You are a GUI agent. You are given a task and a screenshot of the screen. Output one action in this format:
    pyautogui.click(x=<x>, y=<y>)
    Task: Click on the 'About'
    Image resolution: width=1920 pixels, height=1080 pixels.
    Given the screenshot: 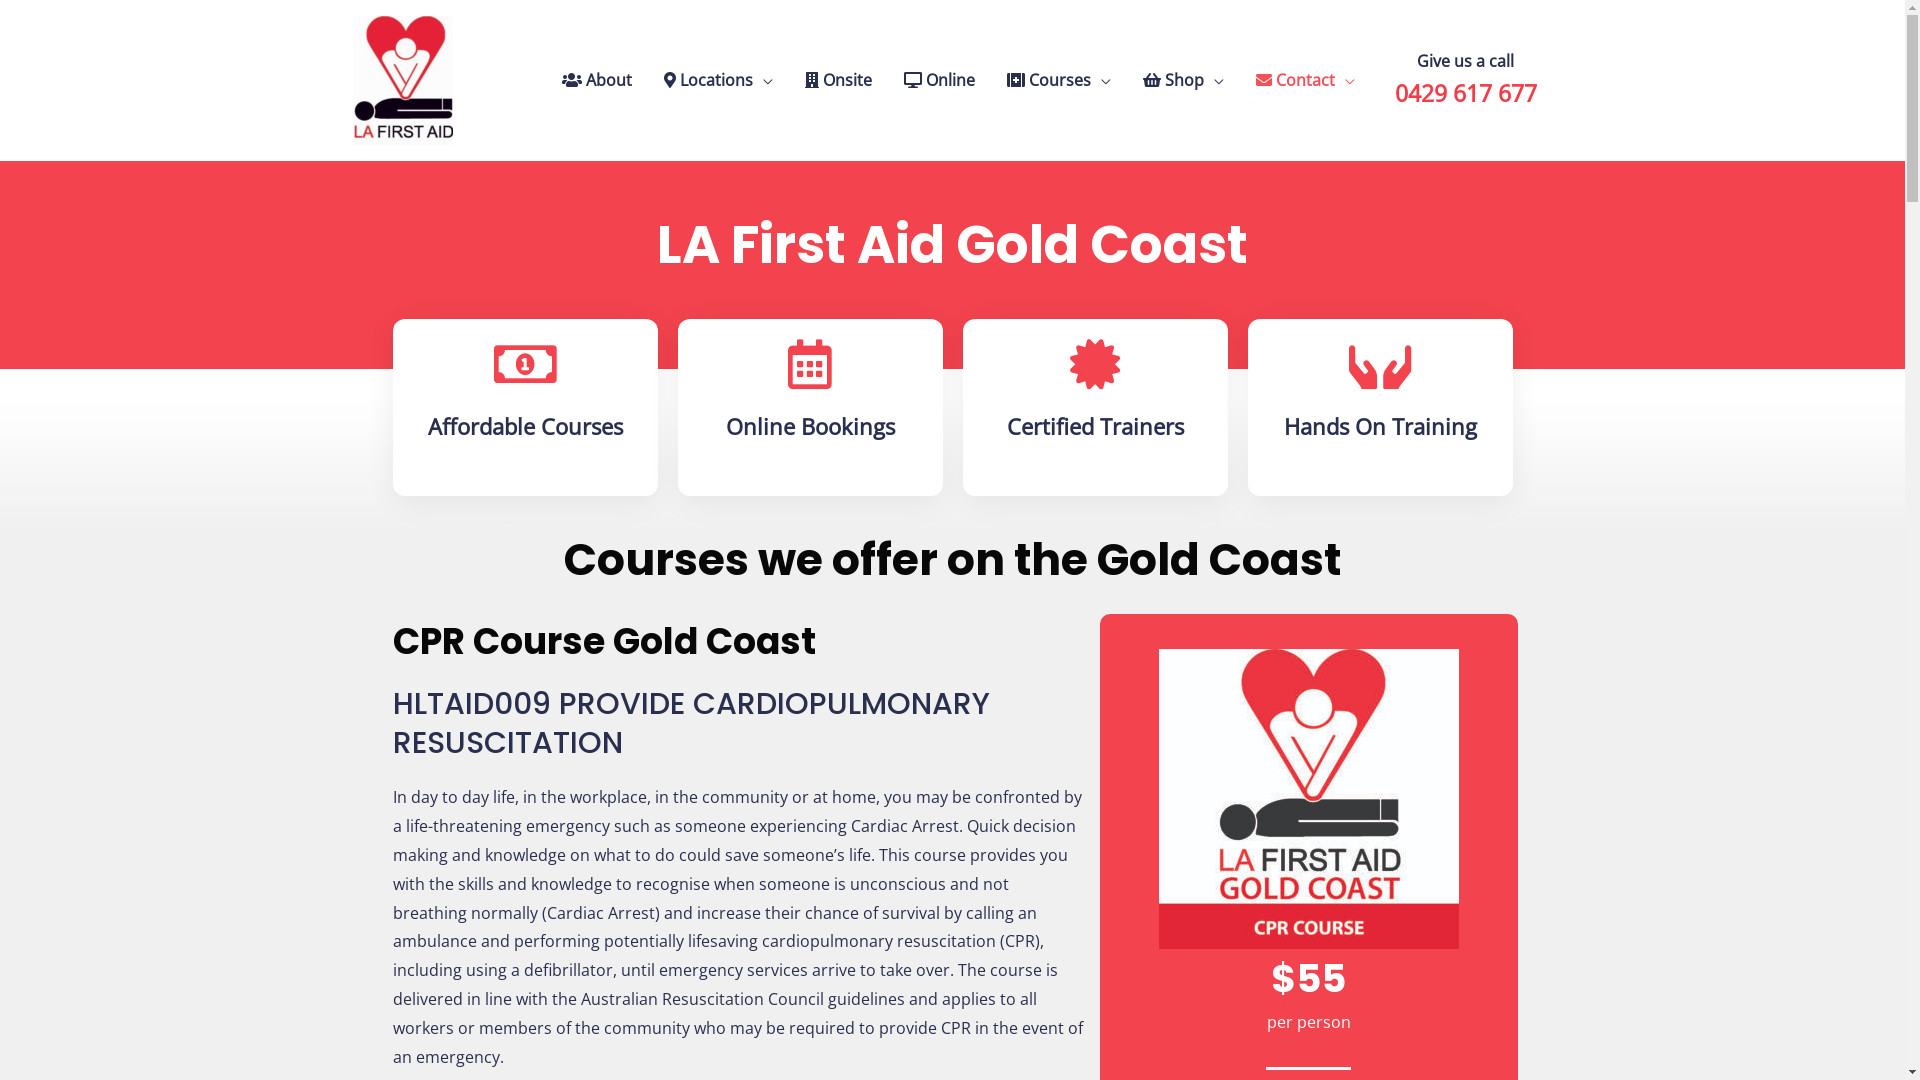 What is the action you would take?
    pyautogui.click(x=595, y=79)
    